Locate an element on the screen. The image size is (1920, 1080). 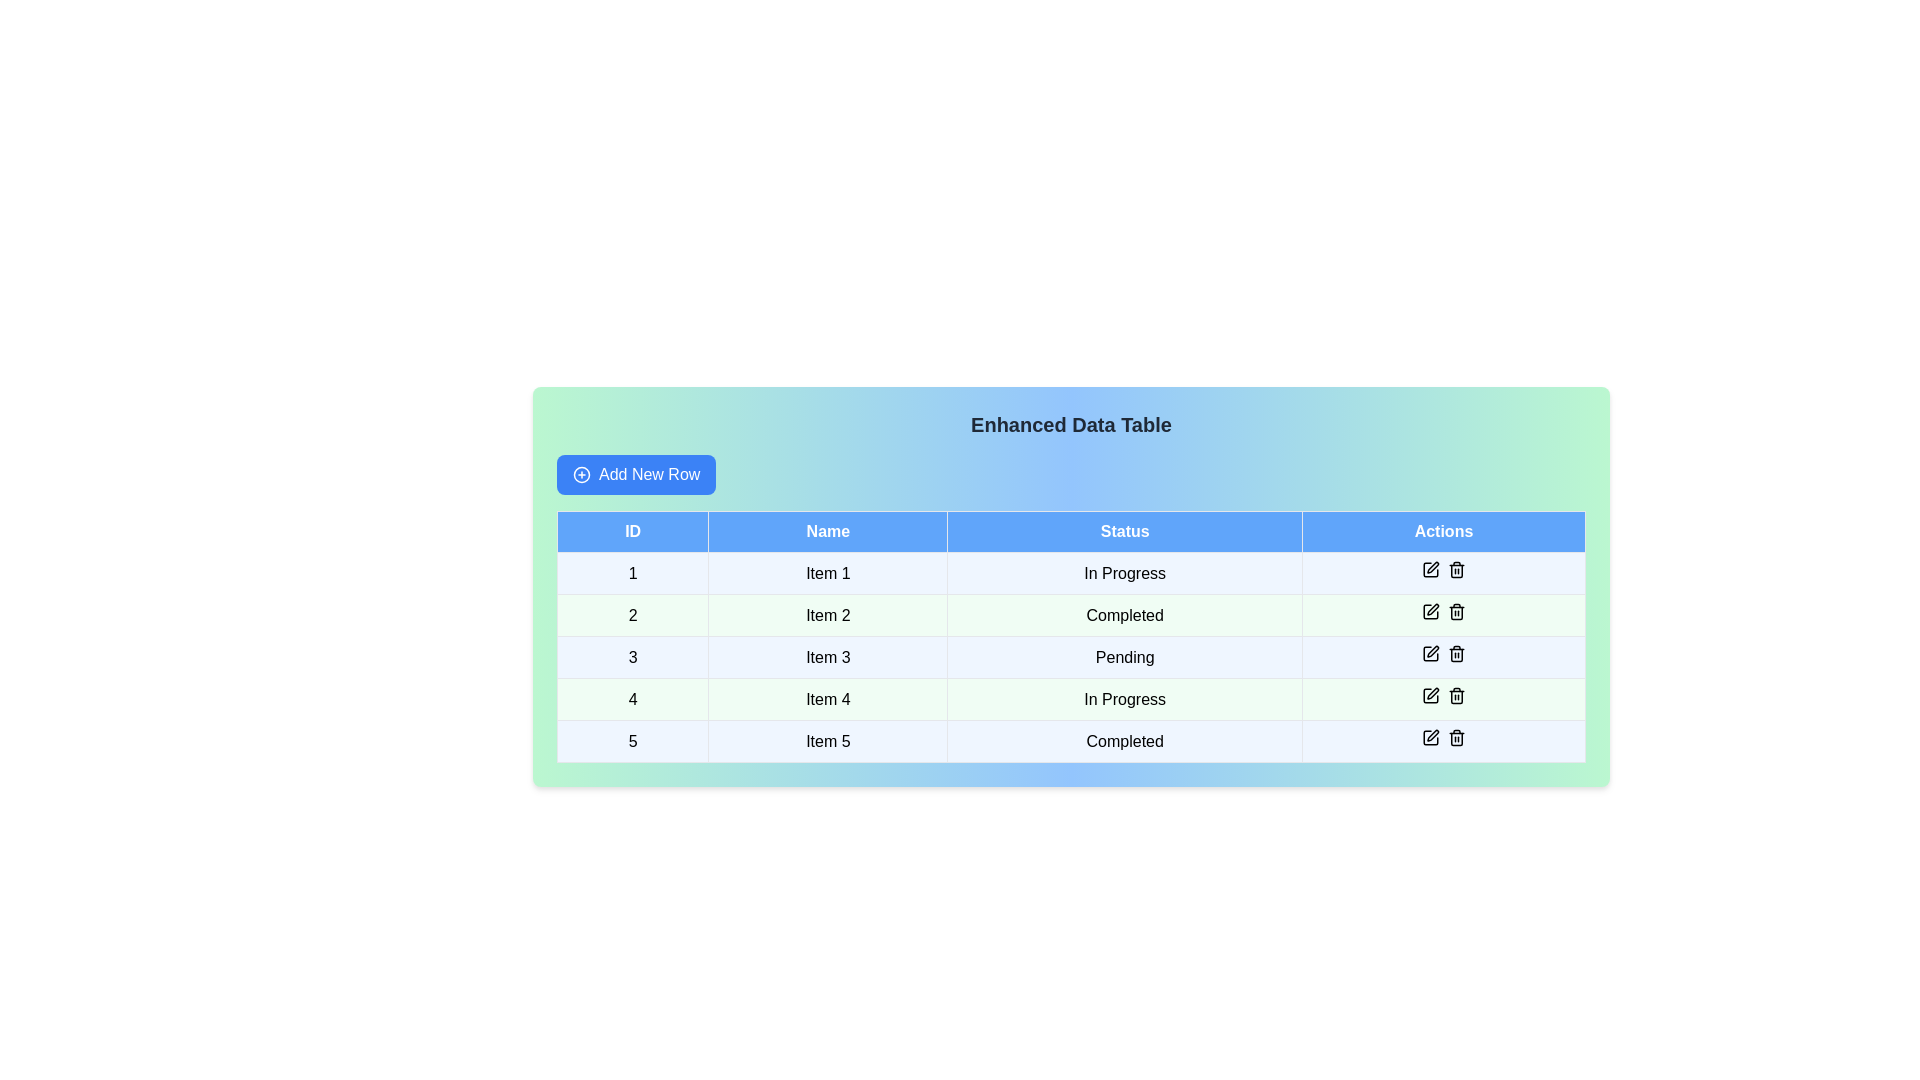
the status indicator text label in the fourth row, third column of the data table associated with 'Item 4' is located at coordinates (1125, 698).